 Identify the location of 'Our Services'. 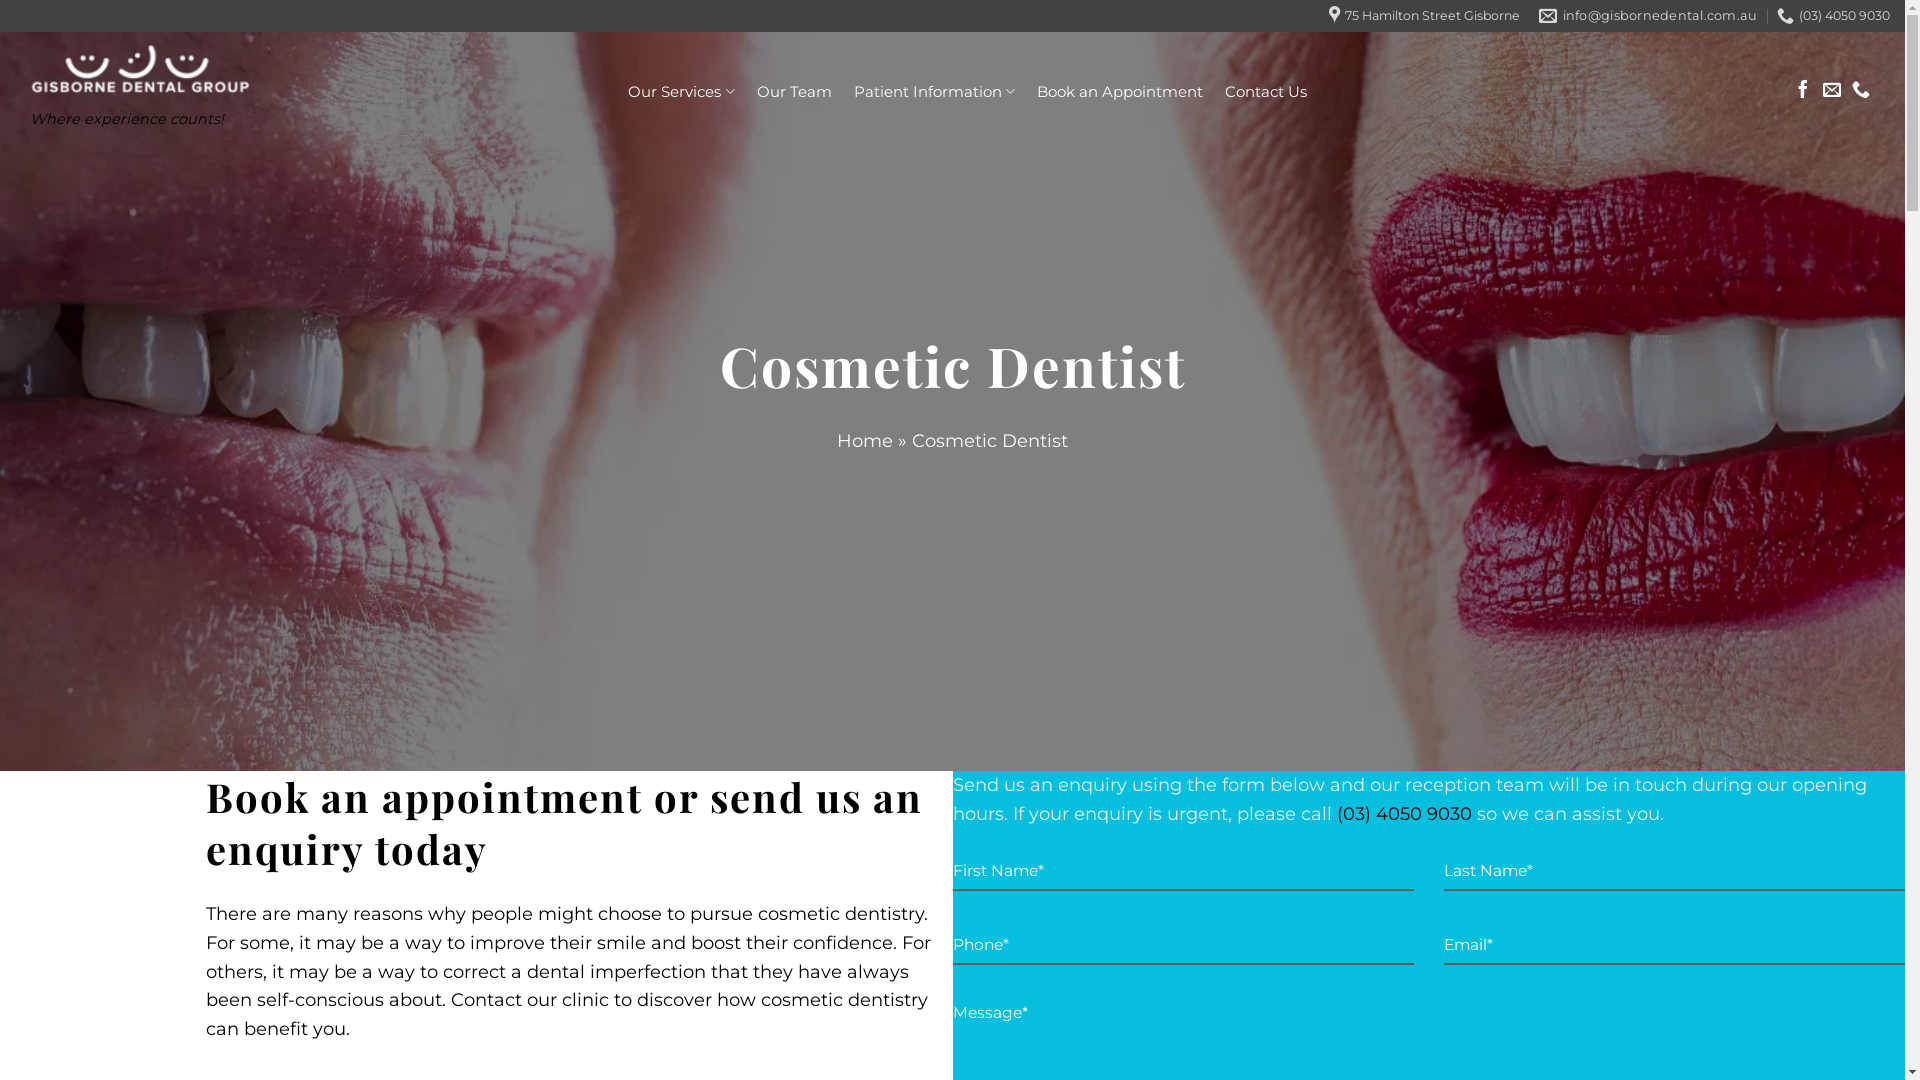
(627, 91).